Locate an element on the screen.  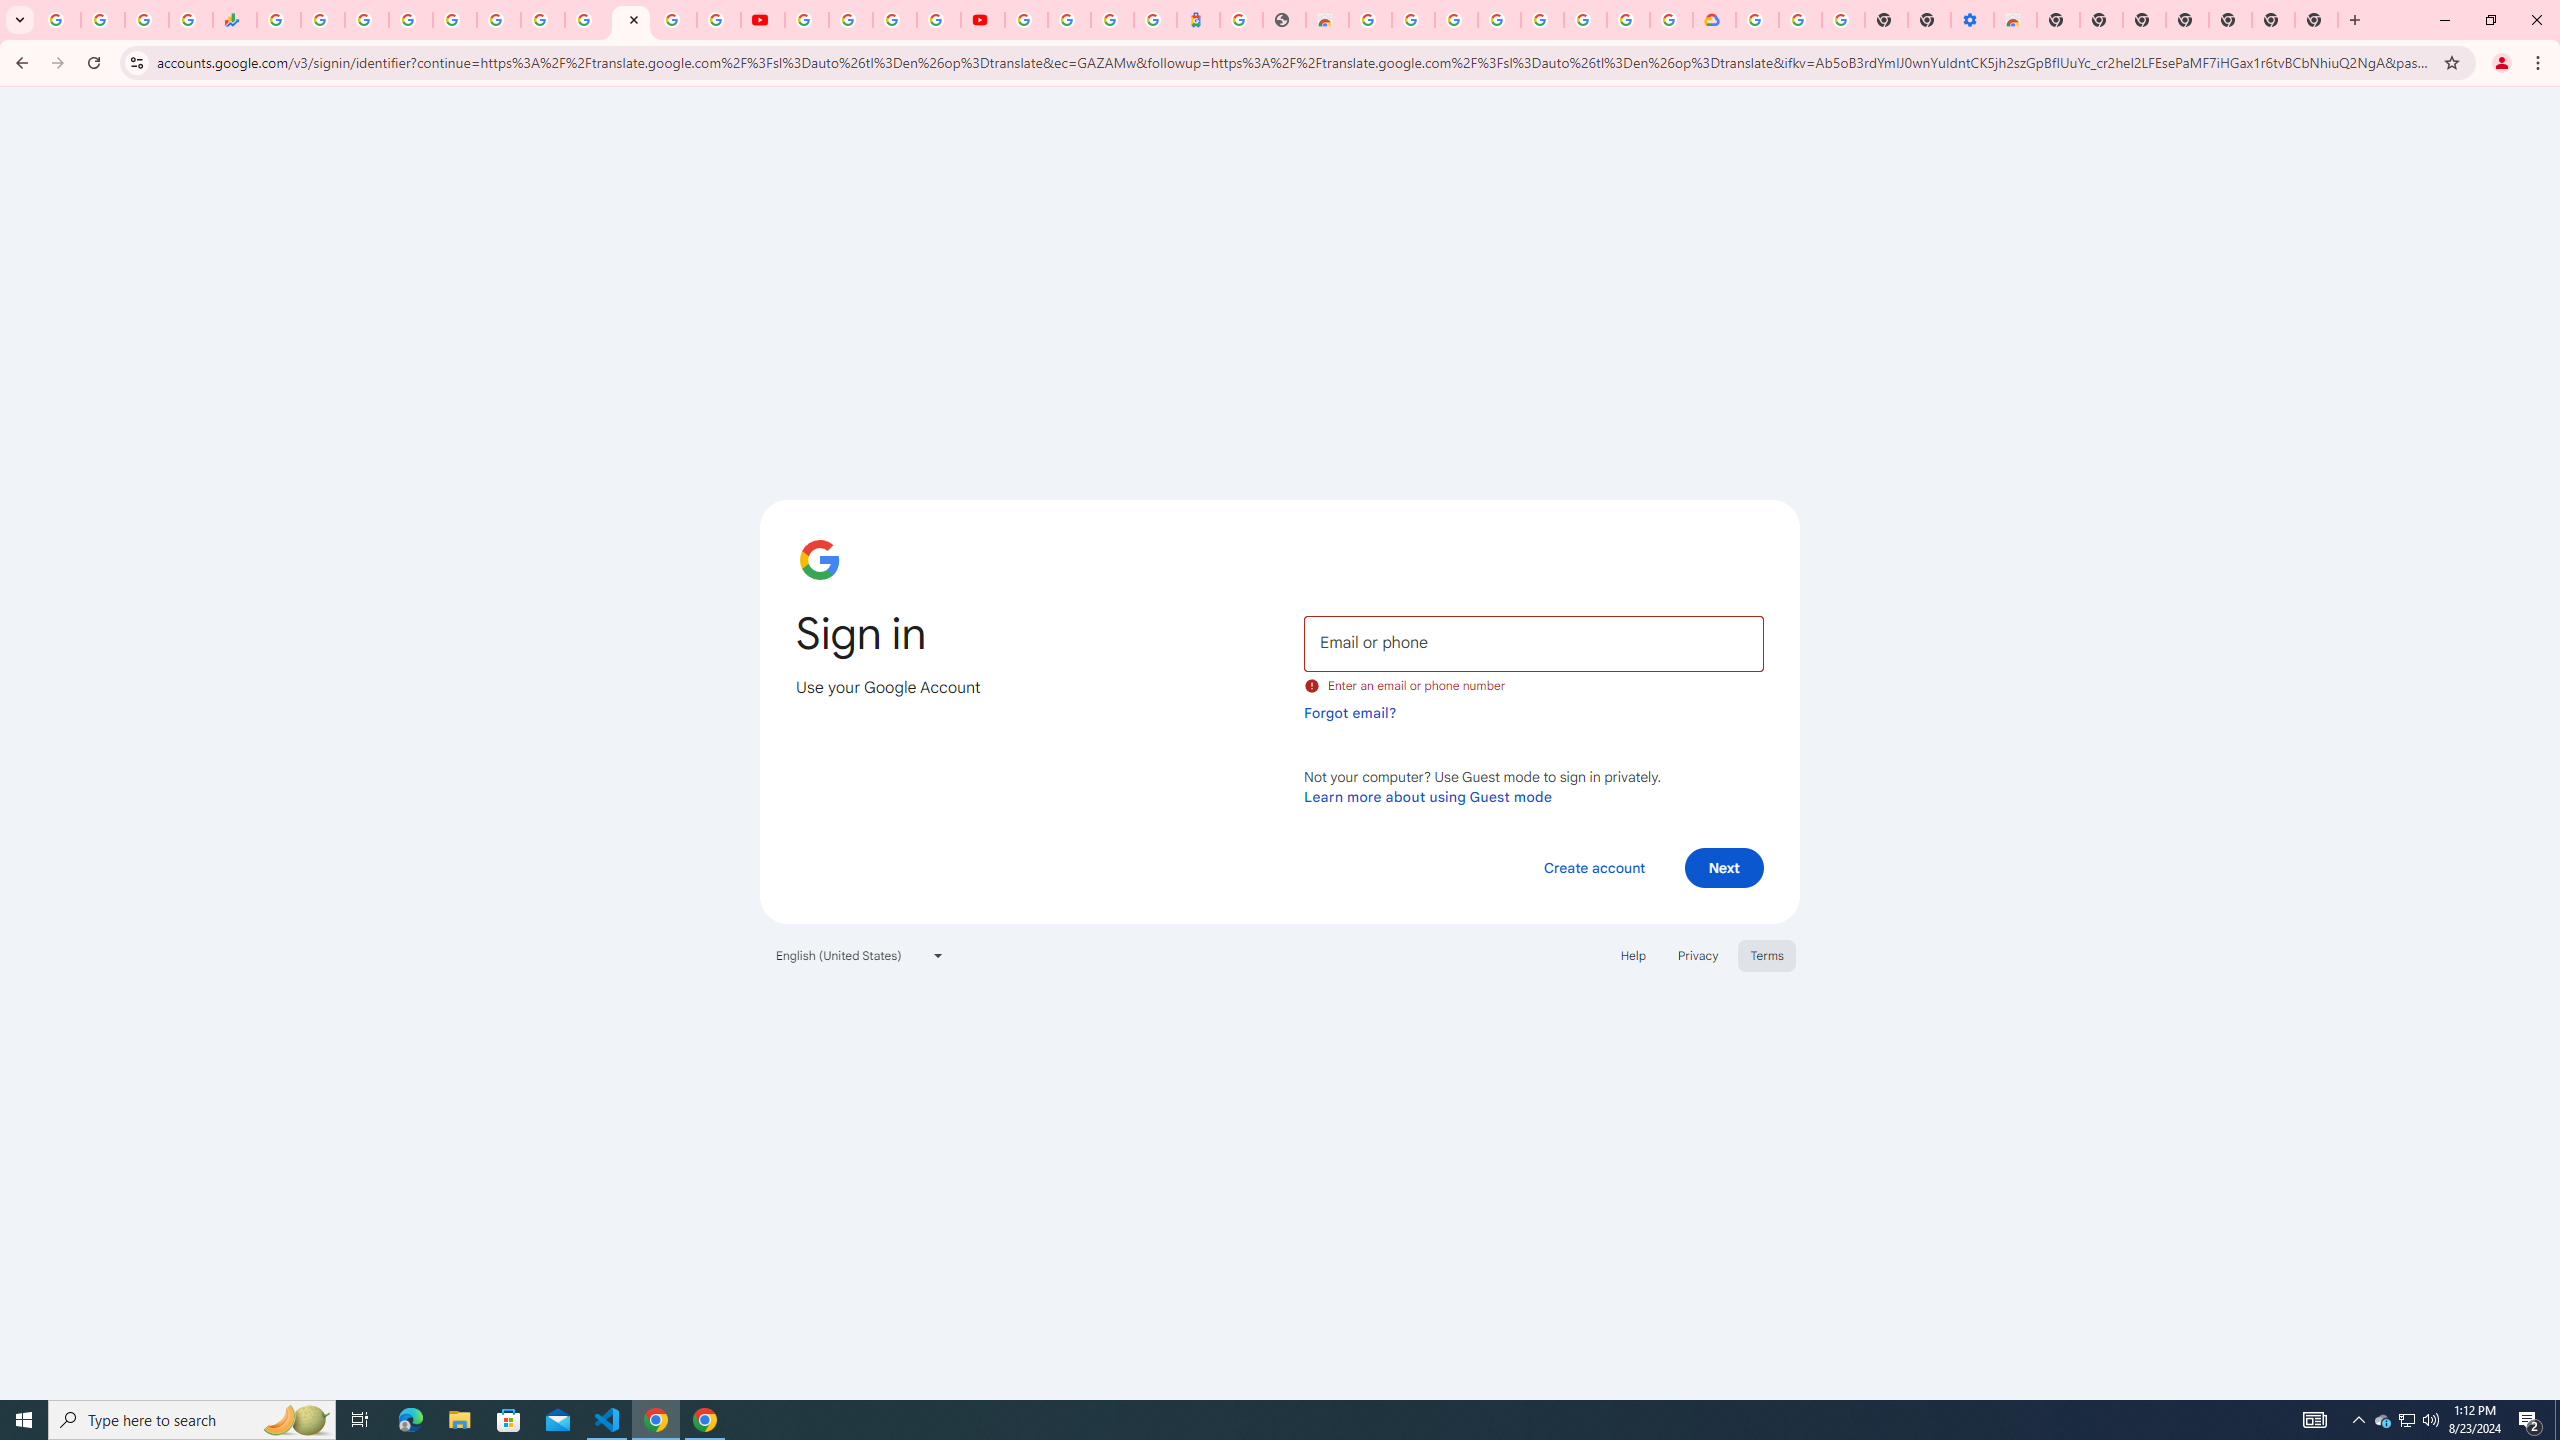
'English (United States)' is located at coordinates (860, 954).